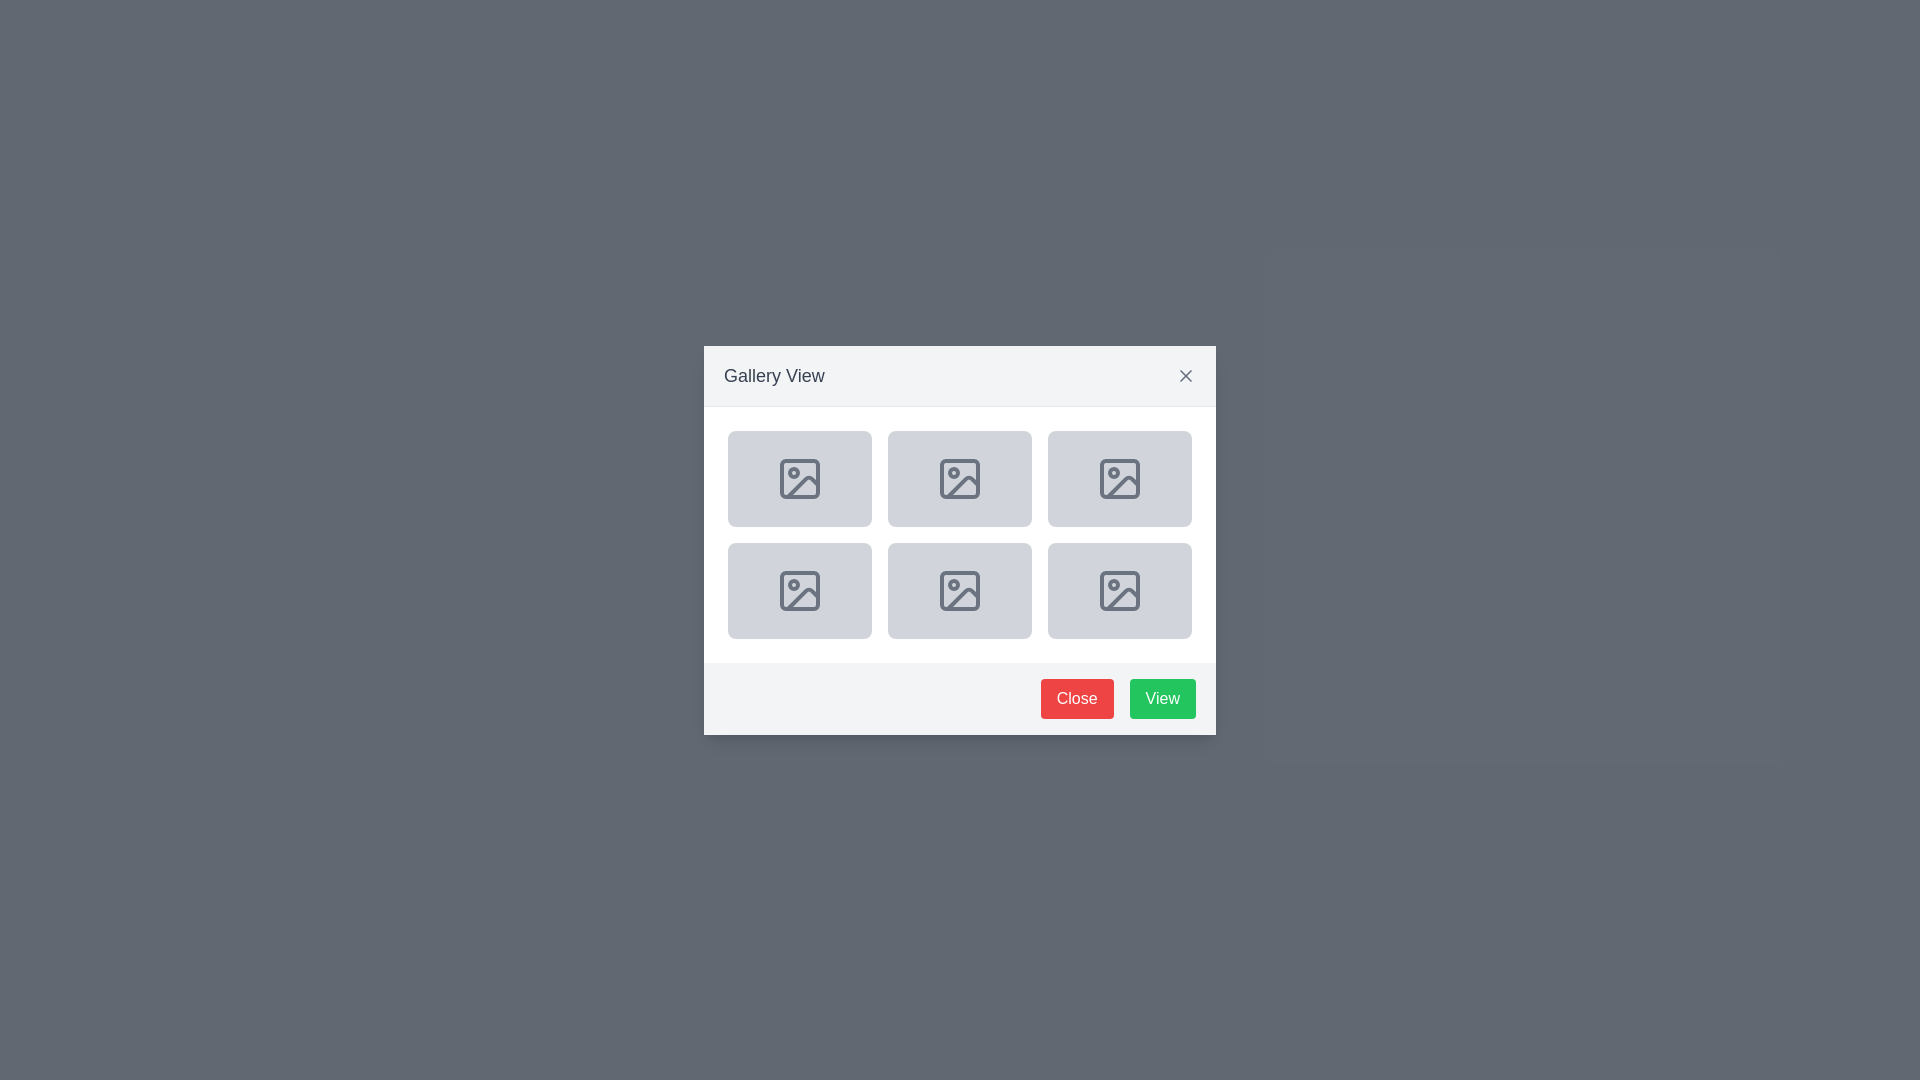  What do you see at coordinates (1118, 589) in the screenshot?
I see `the Image Placeholder located in the bottom-right corner of the grid layout containing six similar elements` at bounding box center [1118, 589].